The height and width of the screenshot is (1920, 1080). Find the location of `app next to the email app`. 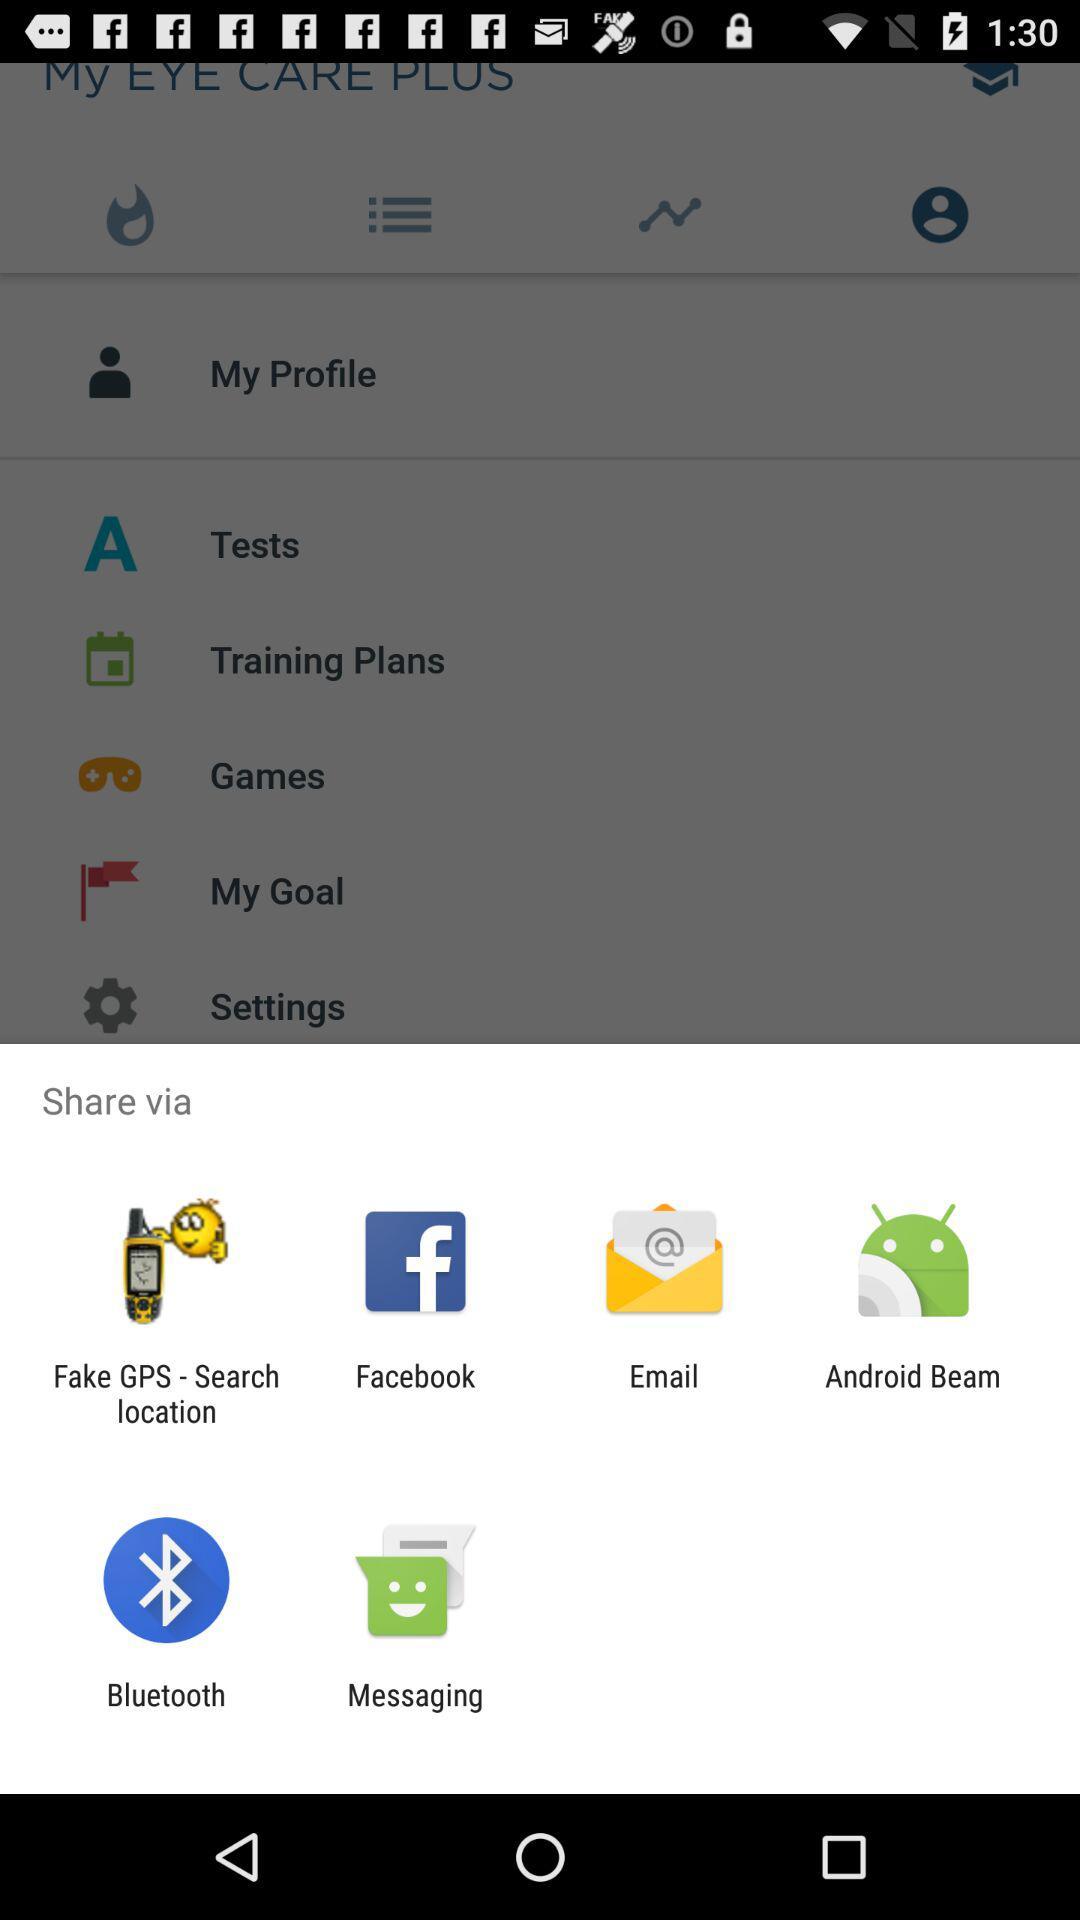

app next to the email app is located at coordinates (414, 1392).